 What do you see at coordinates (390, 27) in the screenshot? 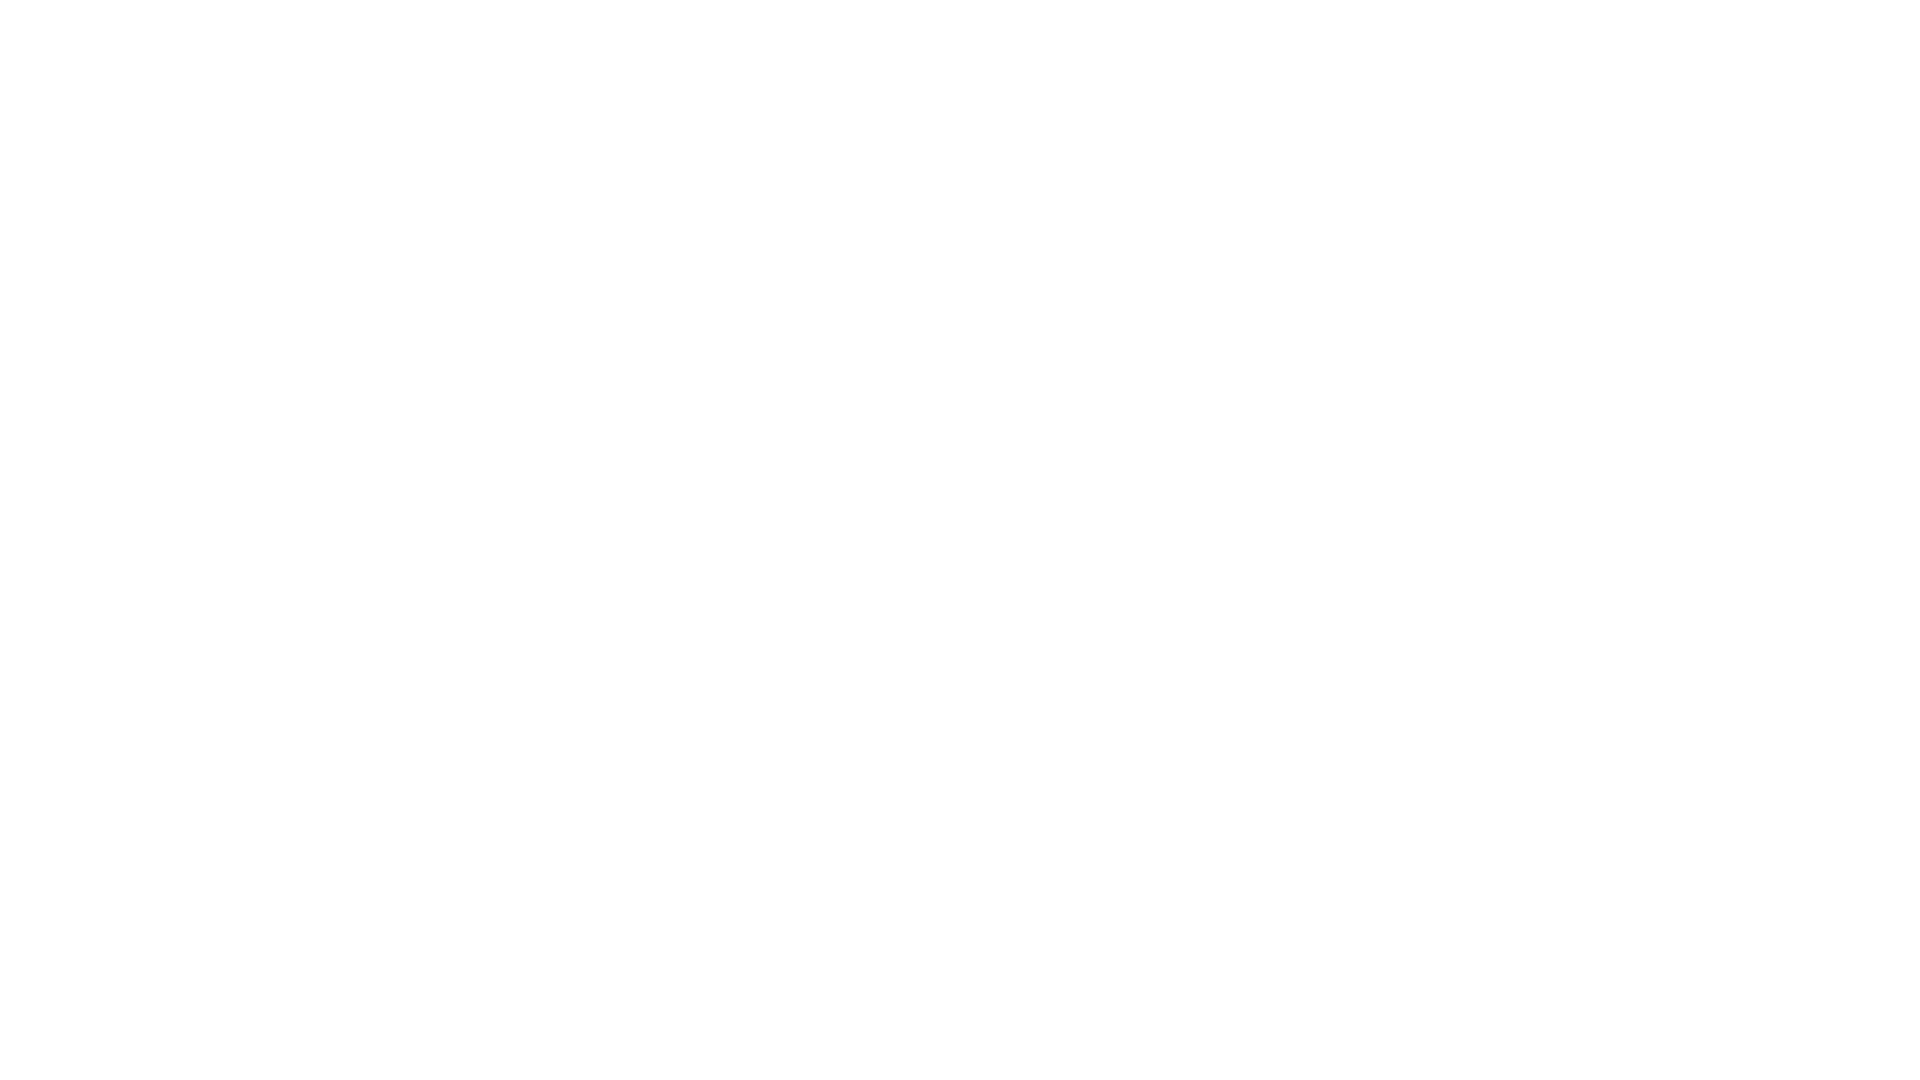
I see `Products` at bounding box center [390, 27].